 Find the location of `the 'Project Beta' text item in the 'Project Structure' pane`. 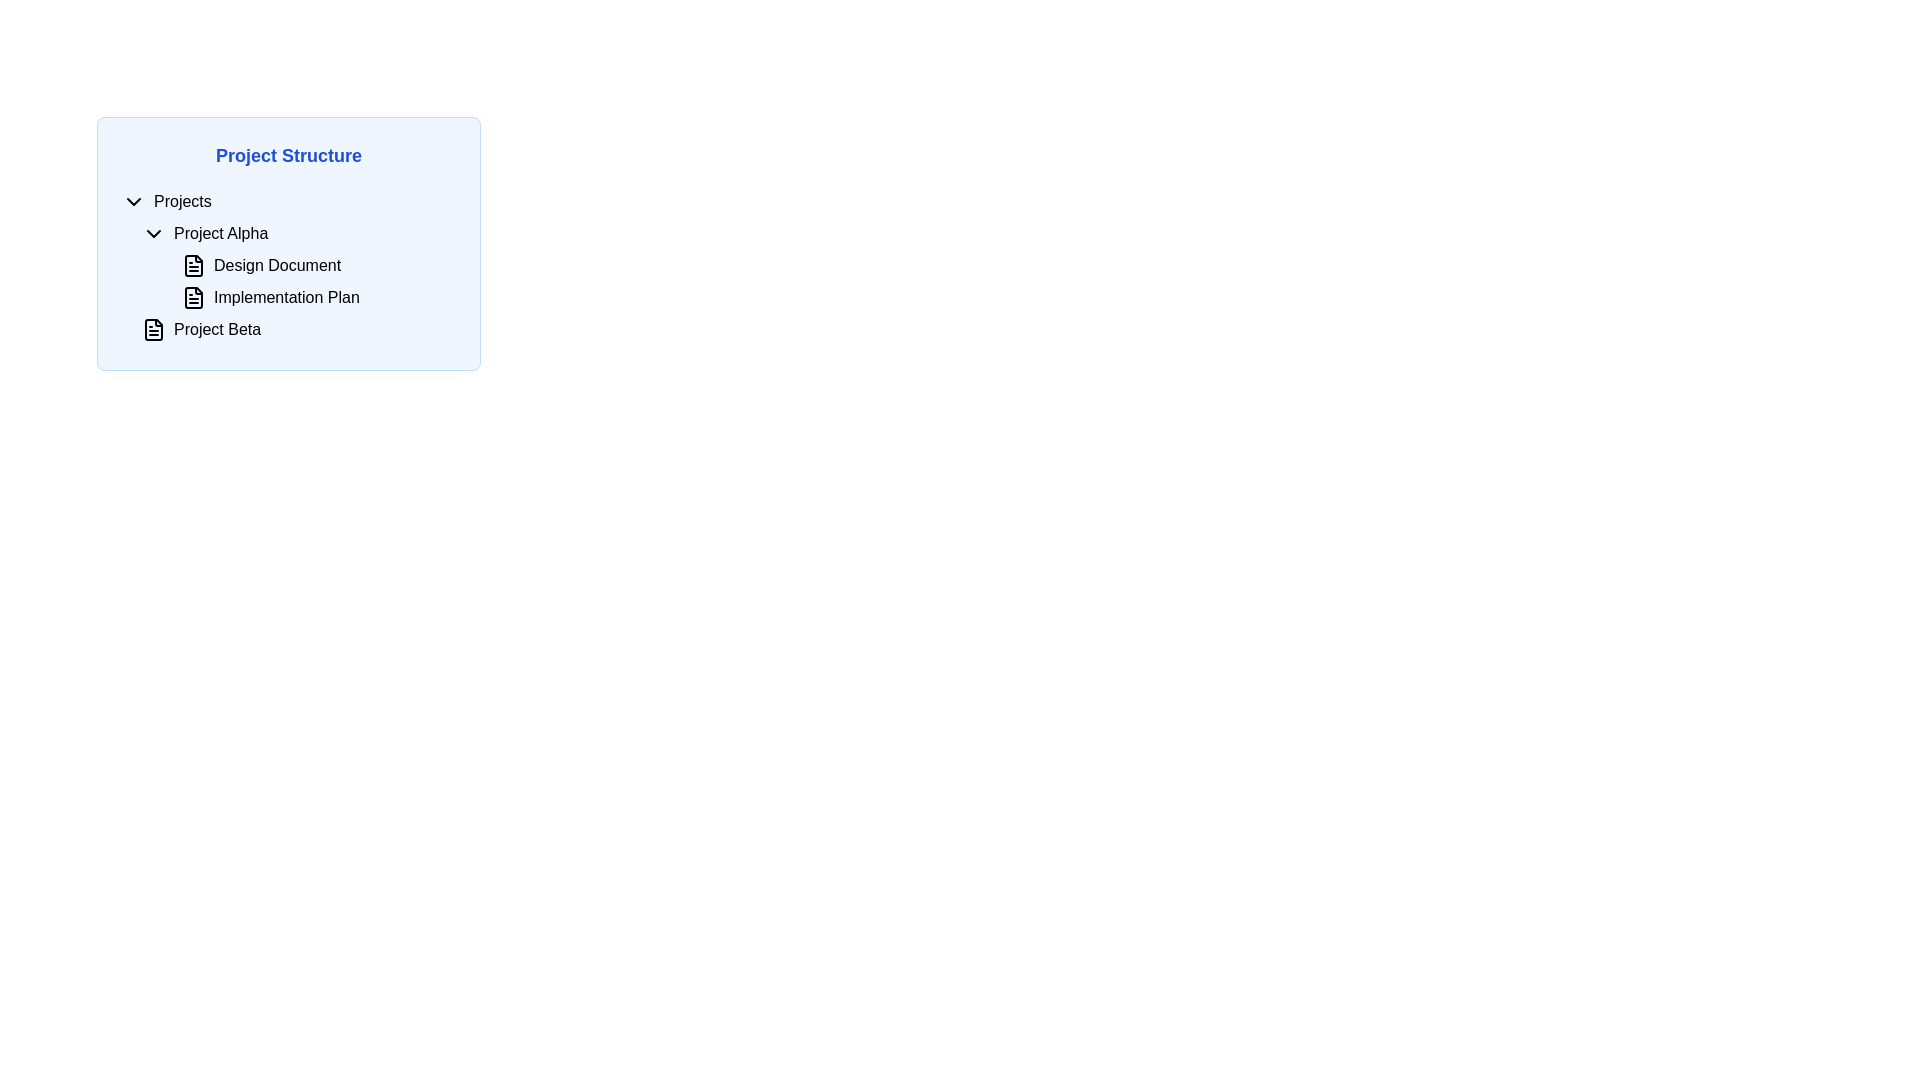

the 'Project Beta' text item in the 'Project Structure' pane is located at coordinates (217, 329).